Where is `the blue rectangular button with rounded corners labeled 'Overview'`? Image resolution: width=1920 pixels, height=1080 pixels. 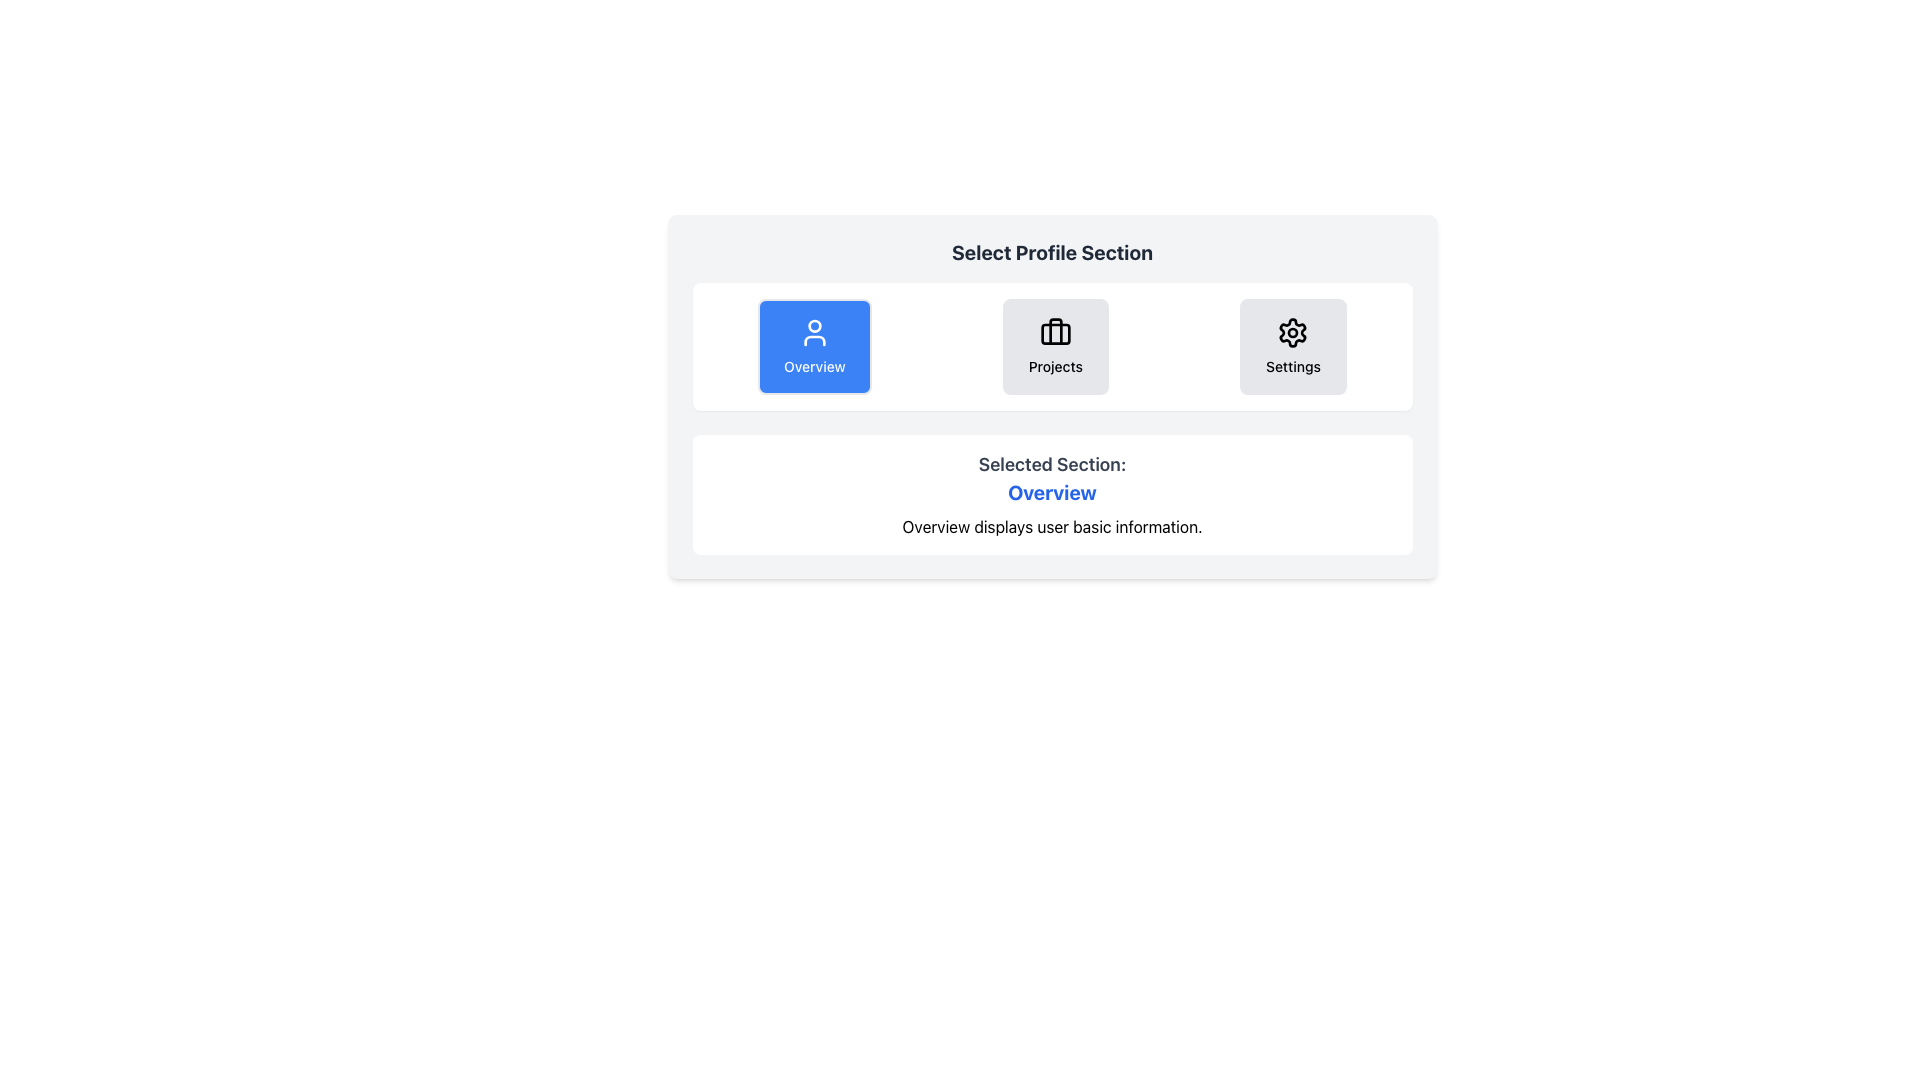
the blue rectangular button with rounded corners labeled 'Overview' is located at coordinates (814, 346).